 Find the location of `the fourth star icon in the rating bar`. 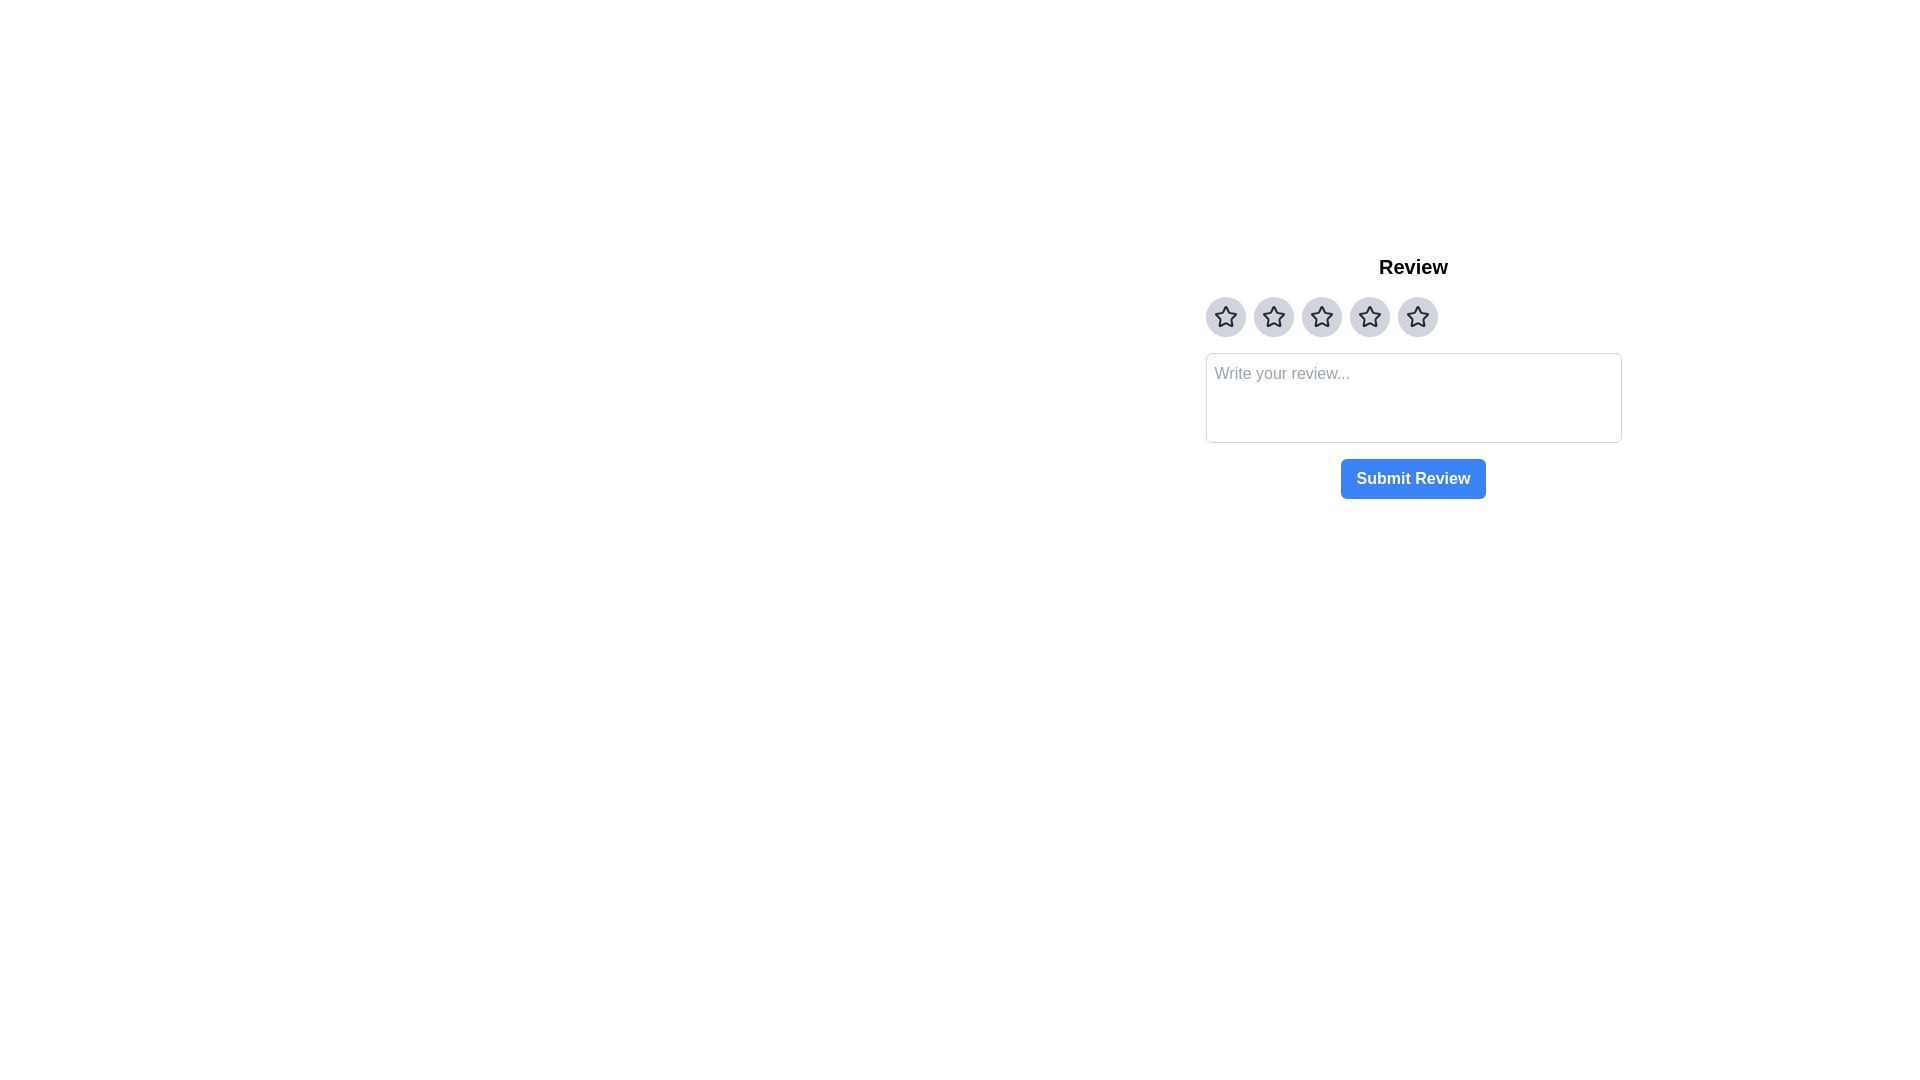

the fourth star icon in the rating bar is located at coordinates (1368, 315).